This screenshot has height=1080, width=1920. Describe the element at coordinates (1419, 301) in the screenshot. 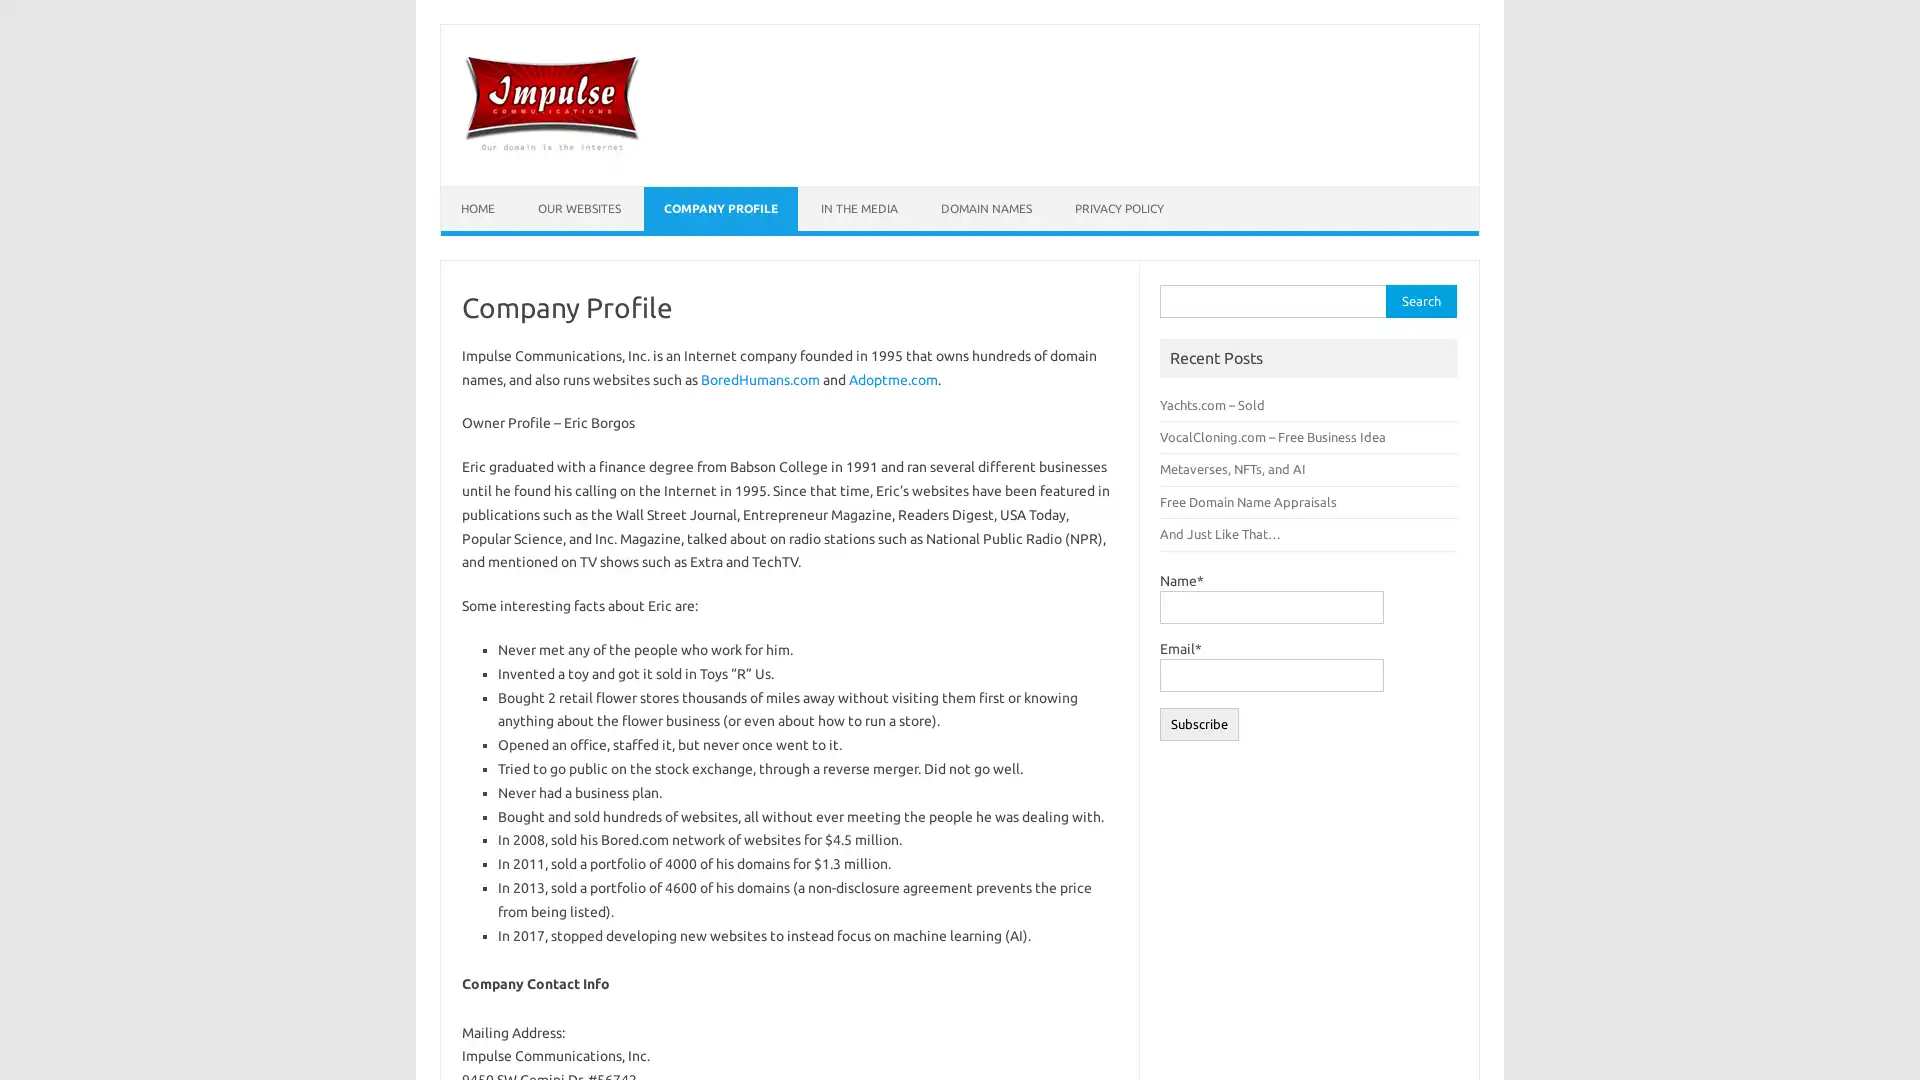

I see `Search` at that location.